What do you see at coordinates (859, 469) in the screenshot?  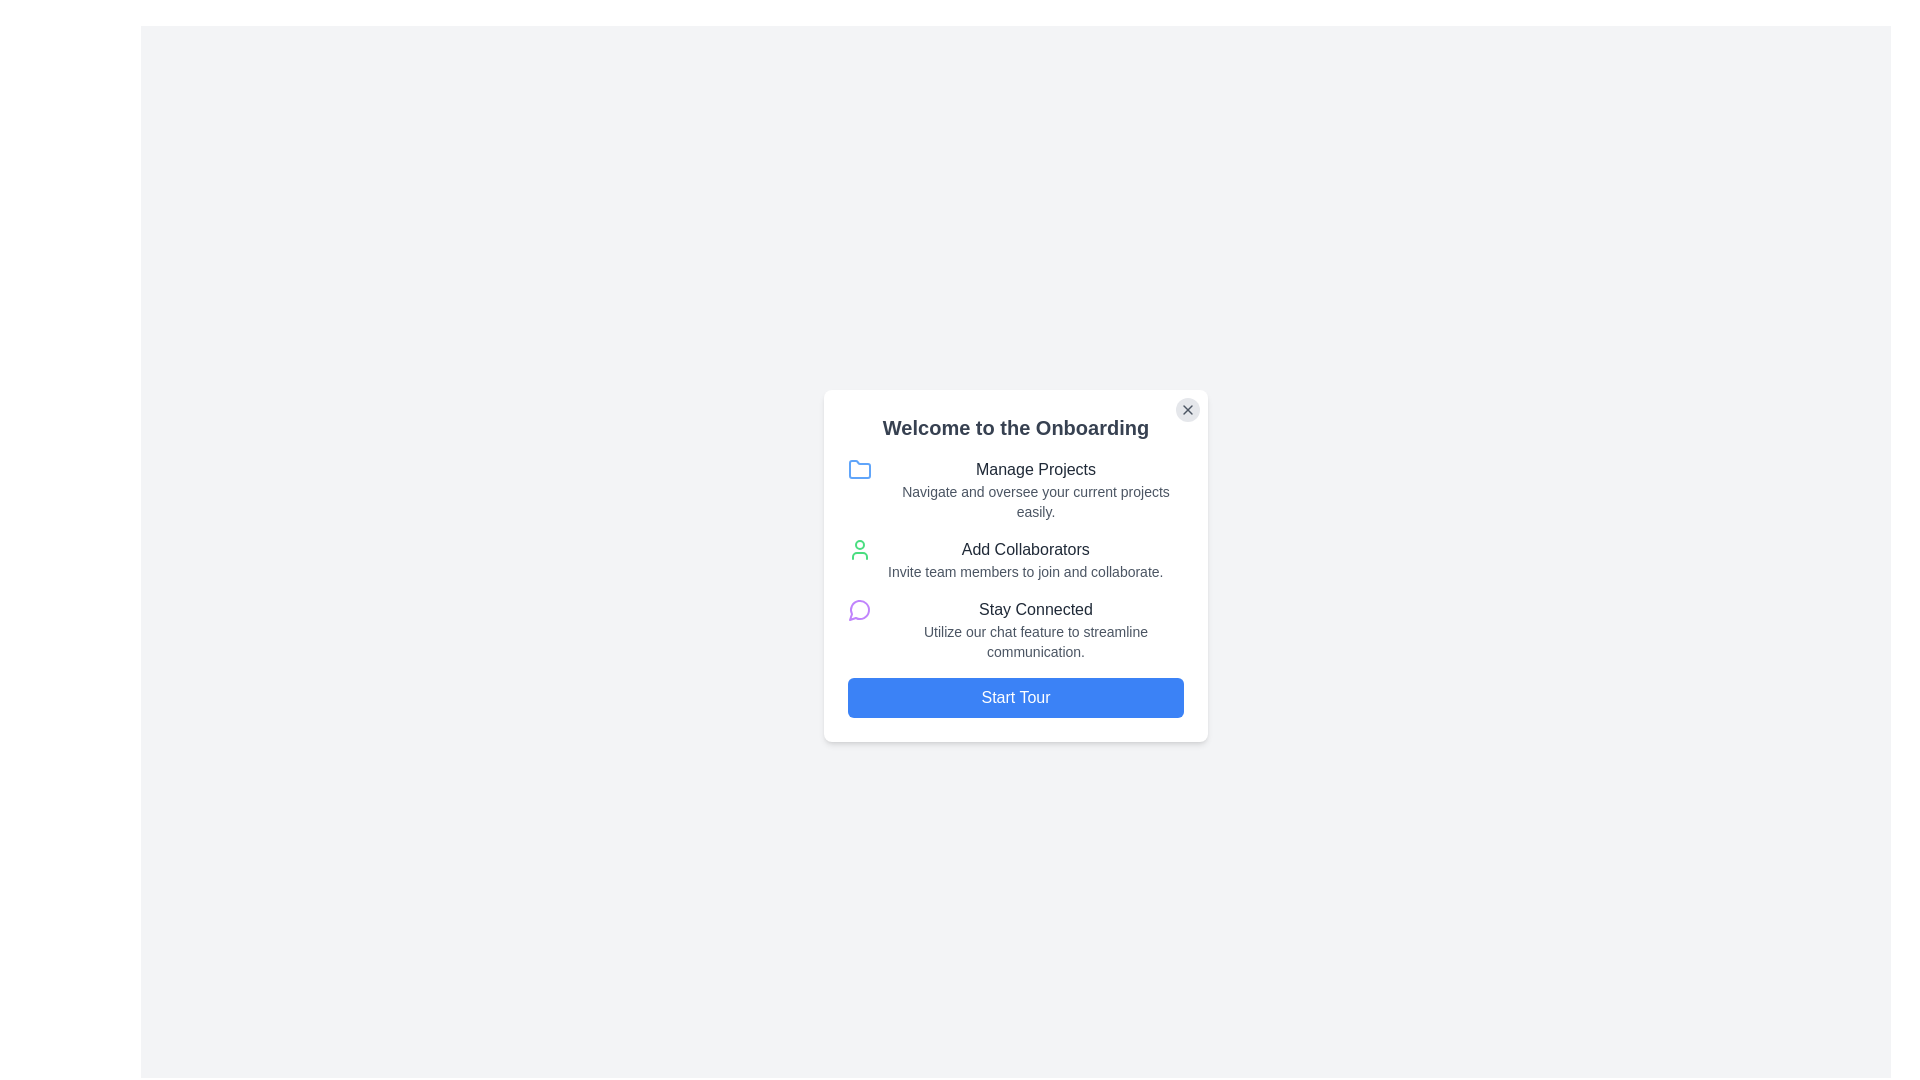 I see `the icon related to the 'Manage Projects' section` at bounding box center [859, 469].